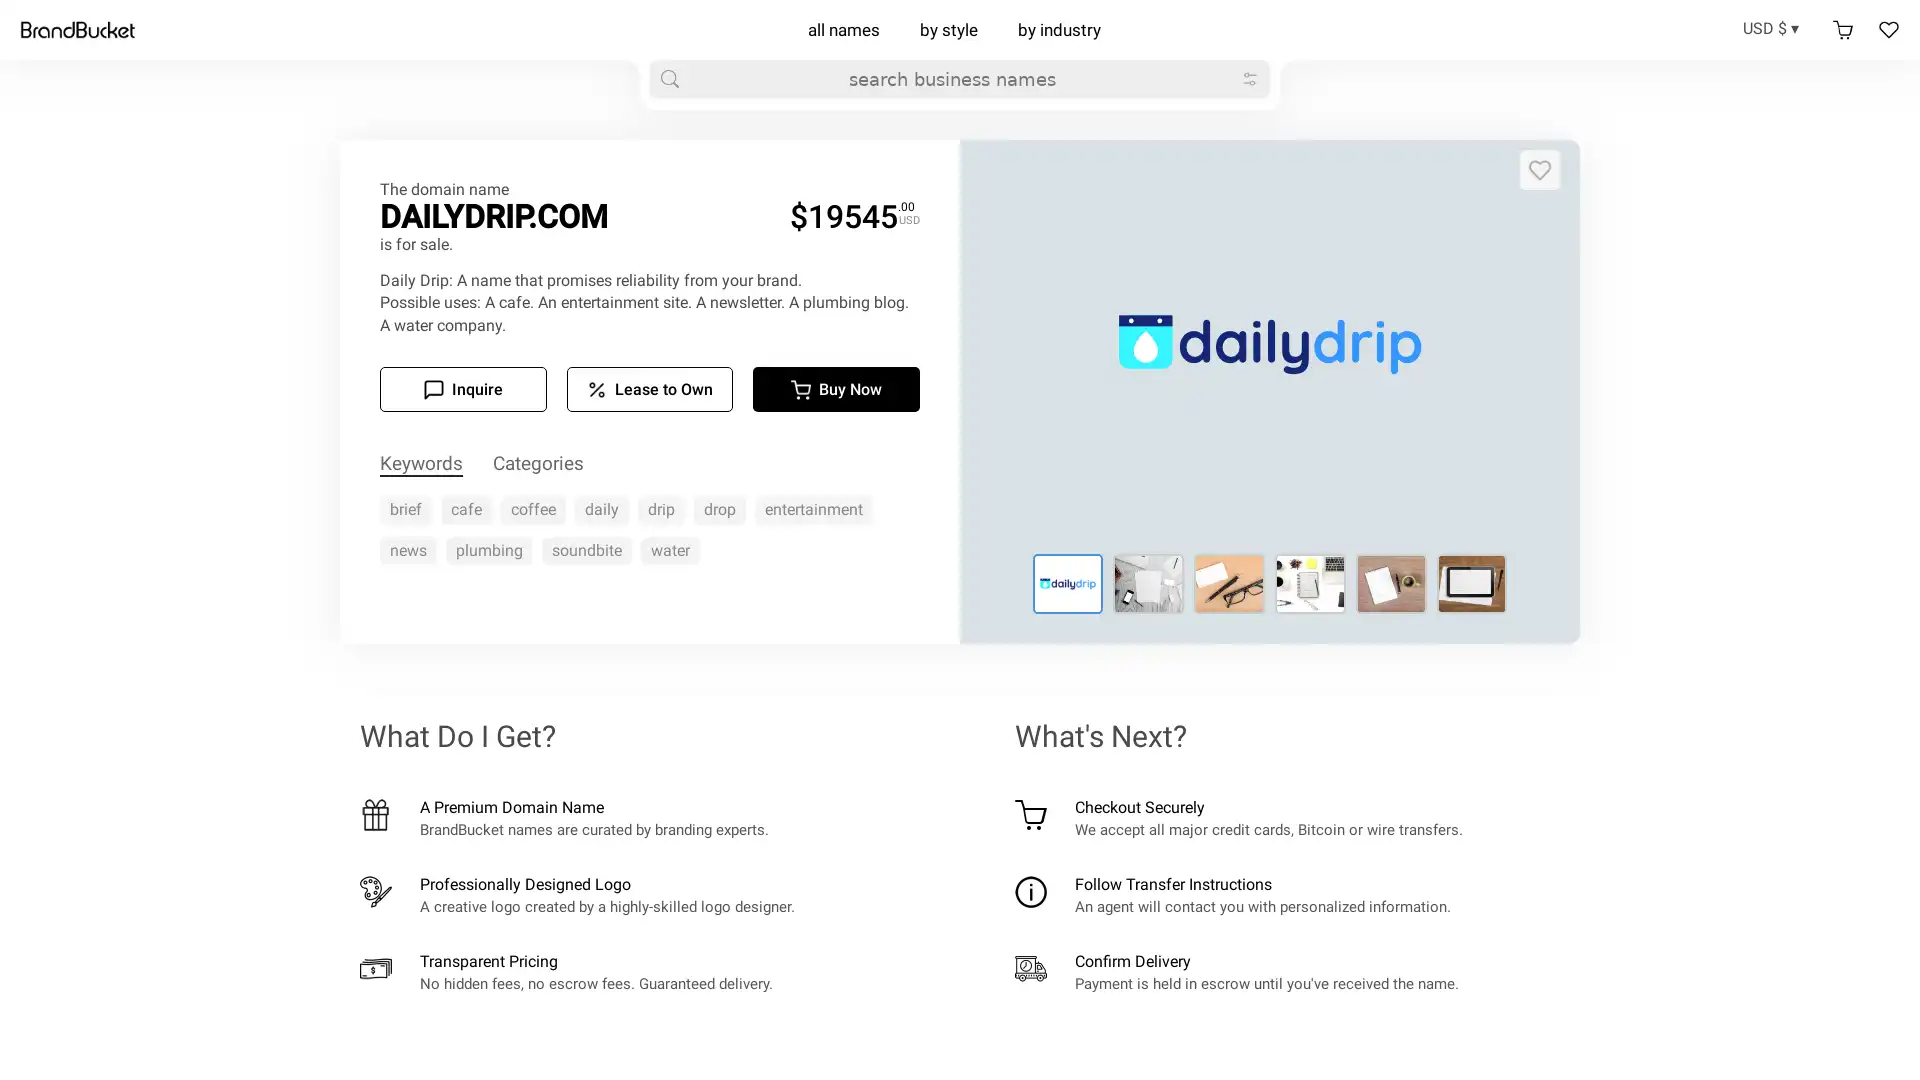  Describe the element at coordinates (420, 464) in the screenshot. I see `Keywords` at that location.